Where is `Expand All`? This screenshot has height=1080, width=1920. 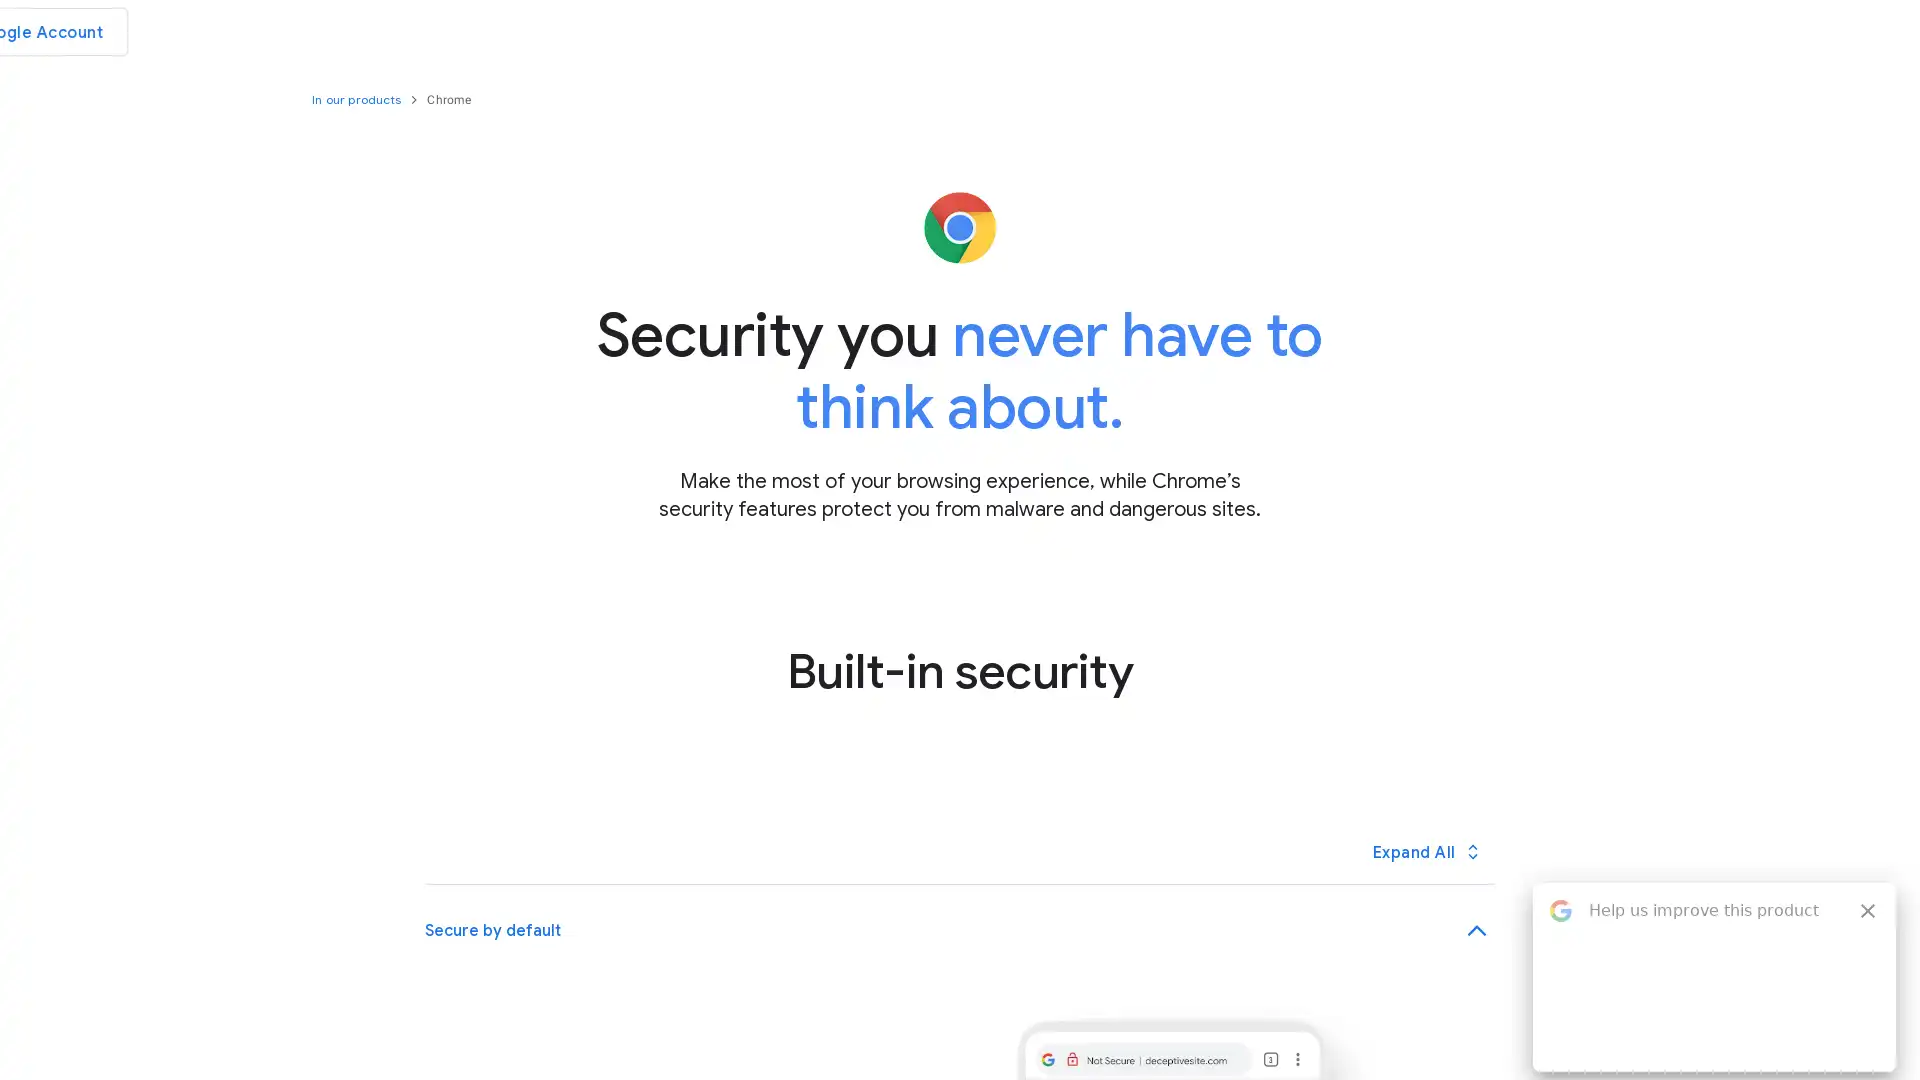 Expand All is located at coordinates (1425, 852).